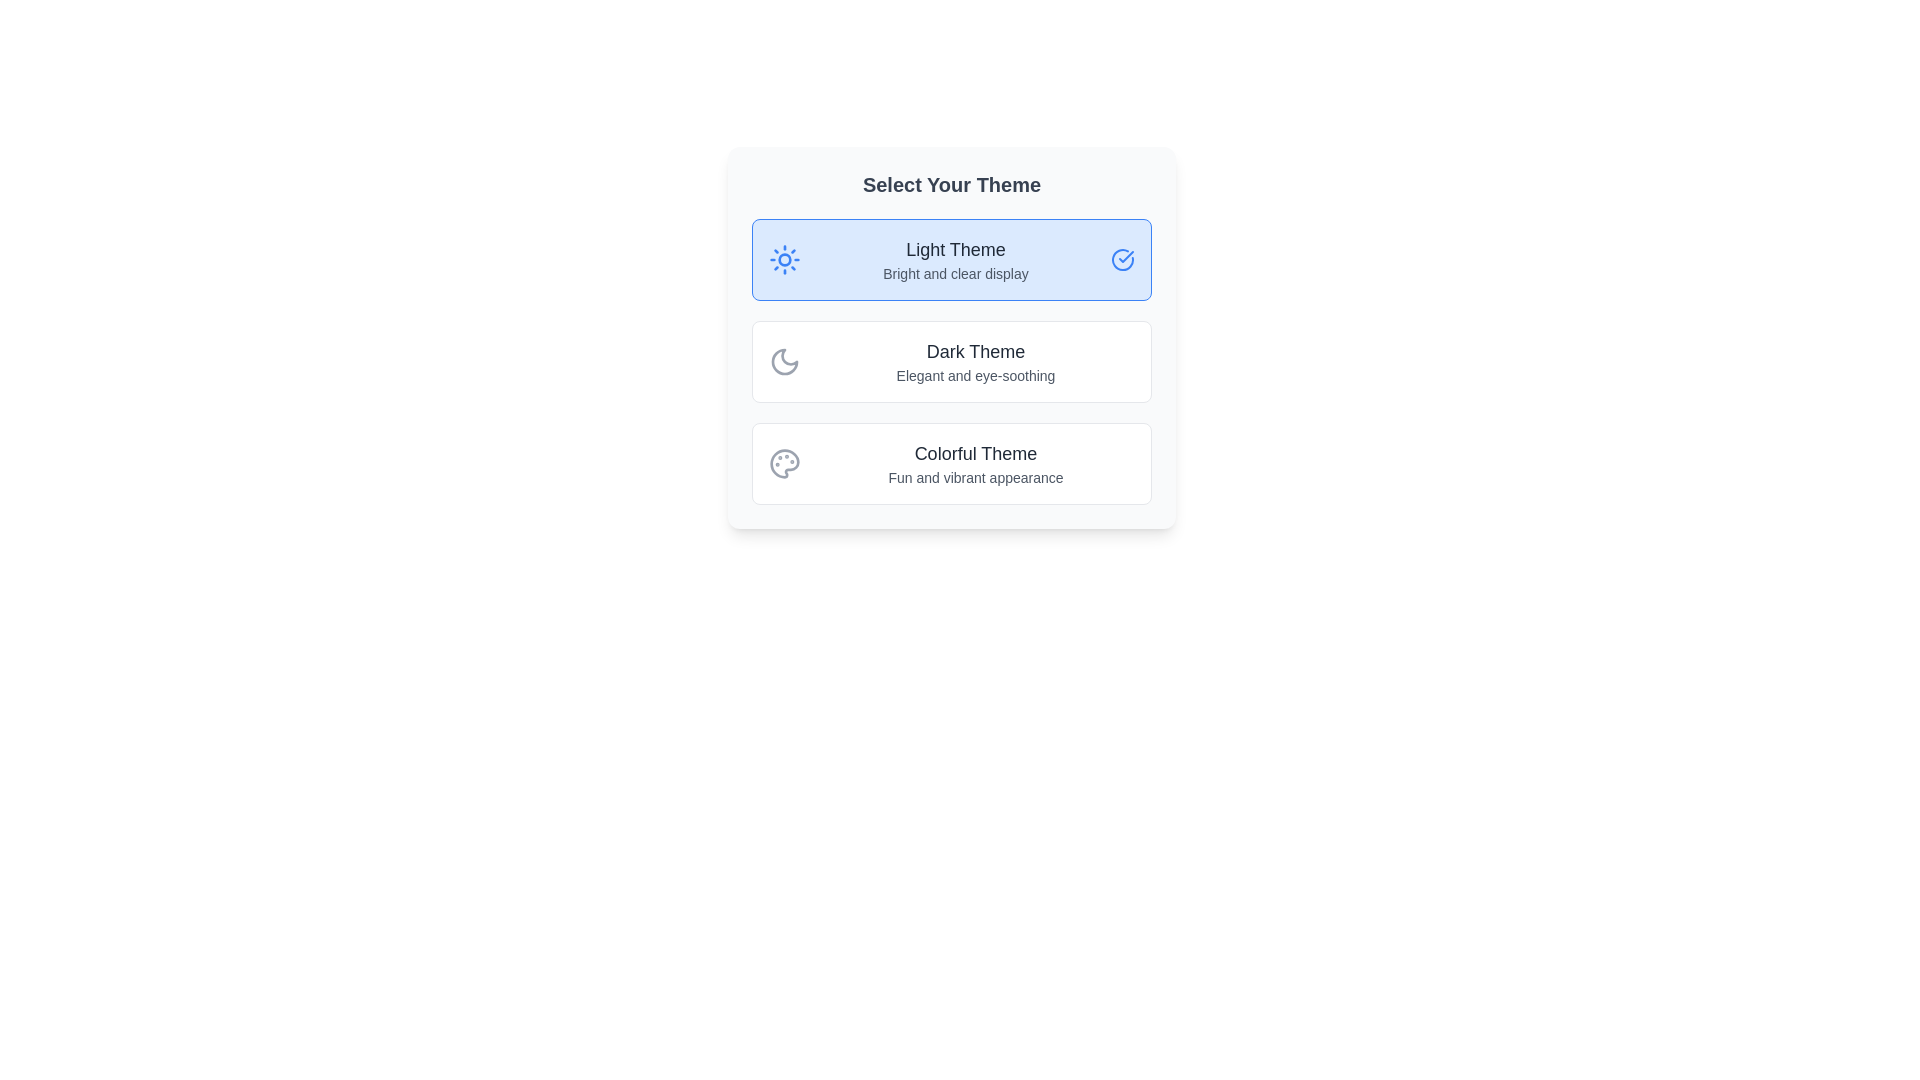  What do you see at coordinates (950, 463) in the screenshot?
I see `the 'Colorful Theme' option button, which has a painter's palette icon on the left and the text 'Colorful Theme' and 'Fun and vibrant appearance' on the right` at bounding box center [950, 463].